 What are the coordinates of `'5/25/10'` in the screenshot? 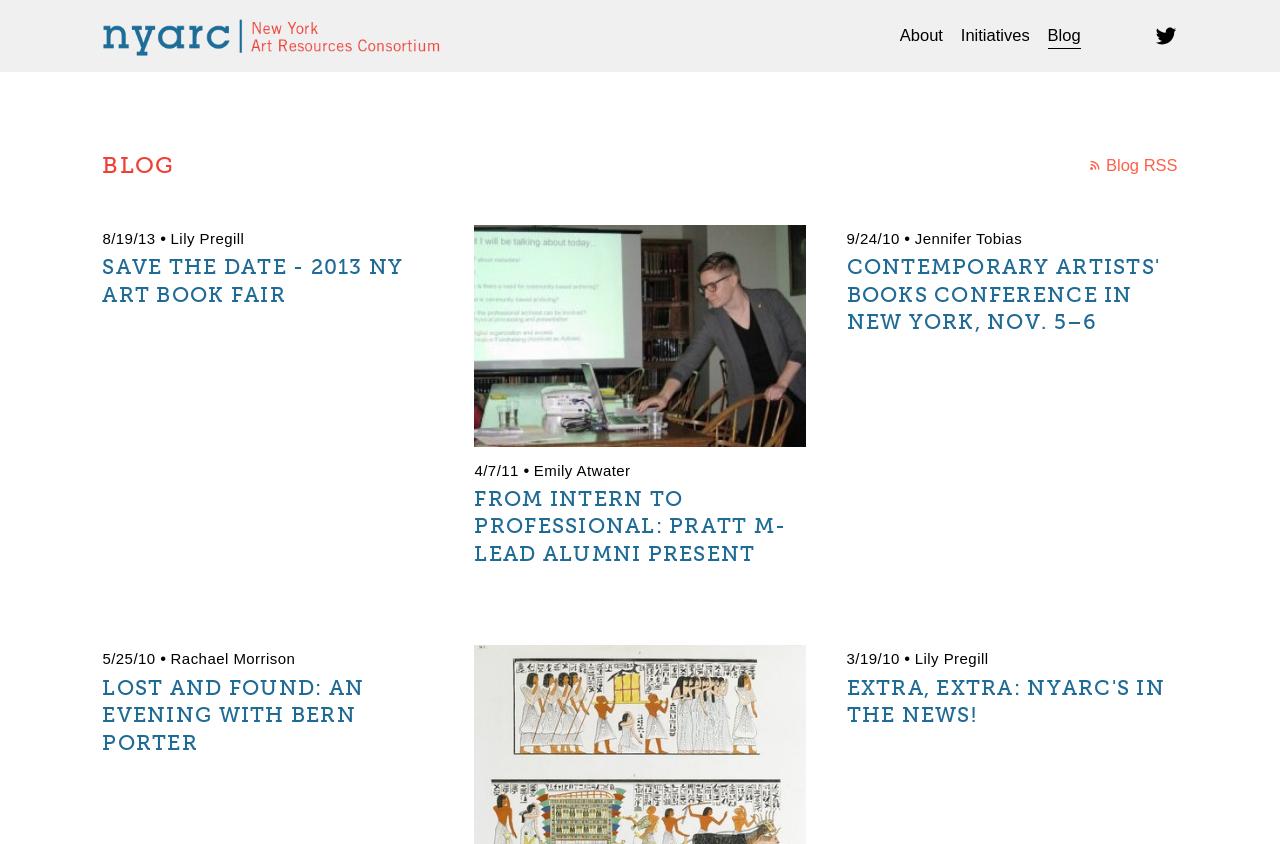 It's located at (101, 657).